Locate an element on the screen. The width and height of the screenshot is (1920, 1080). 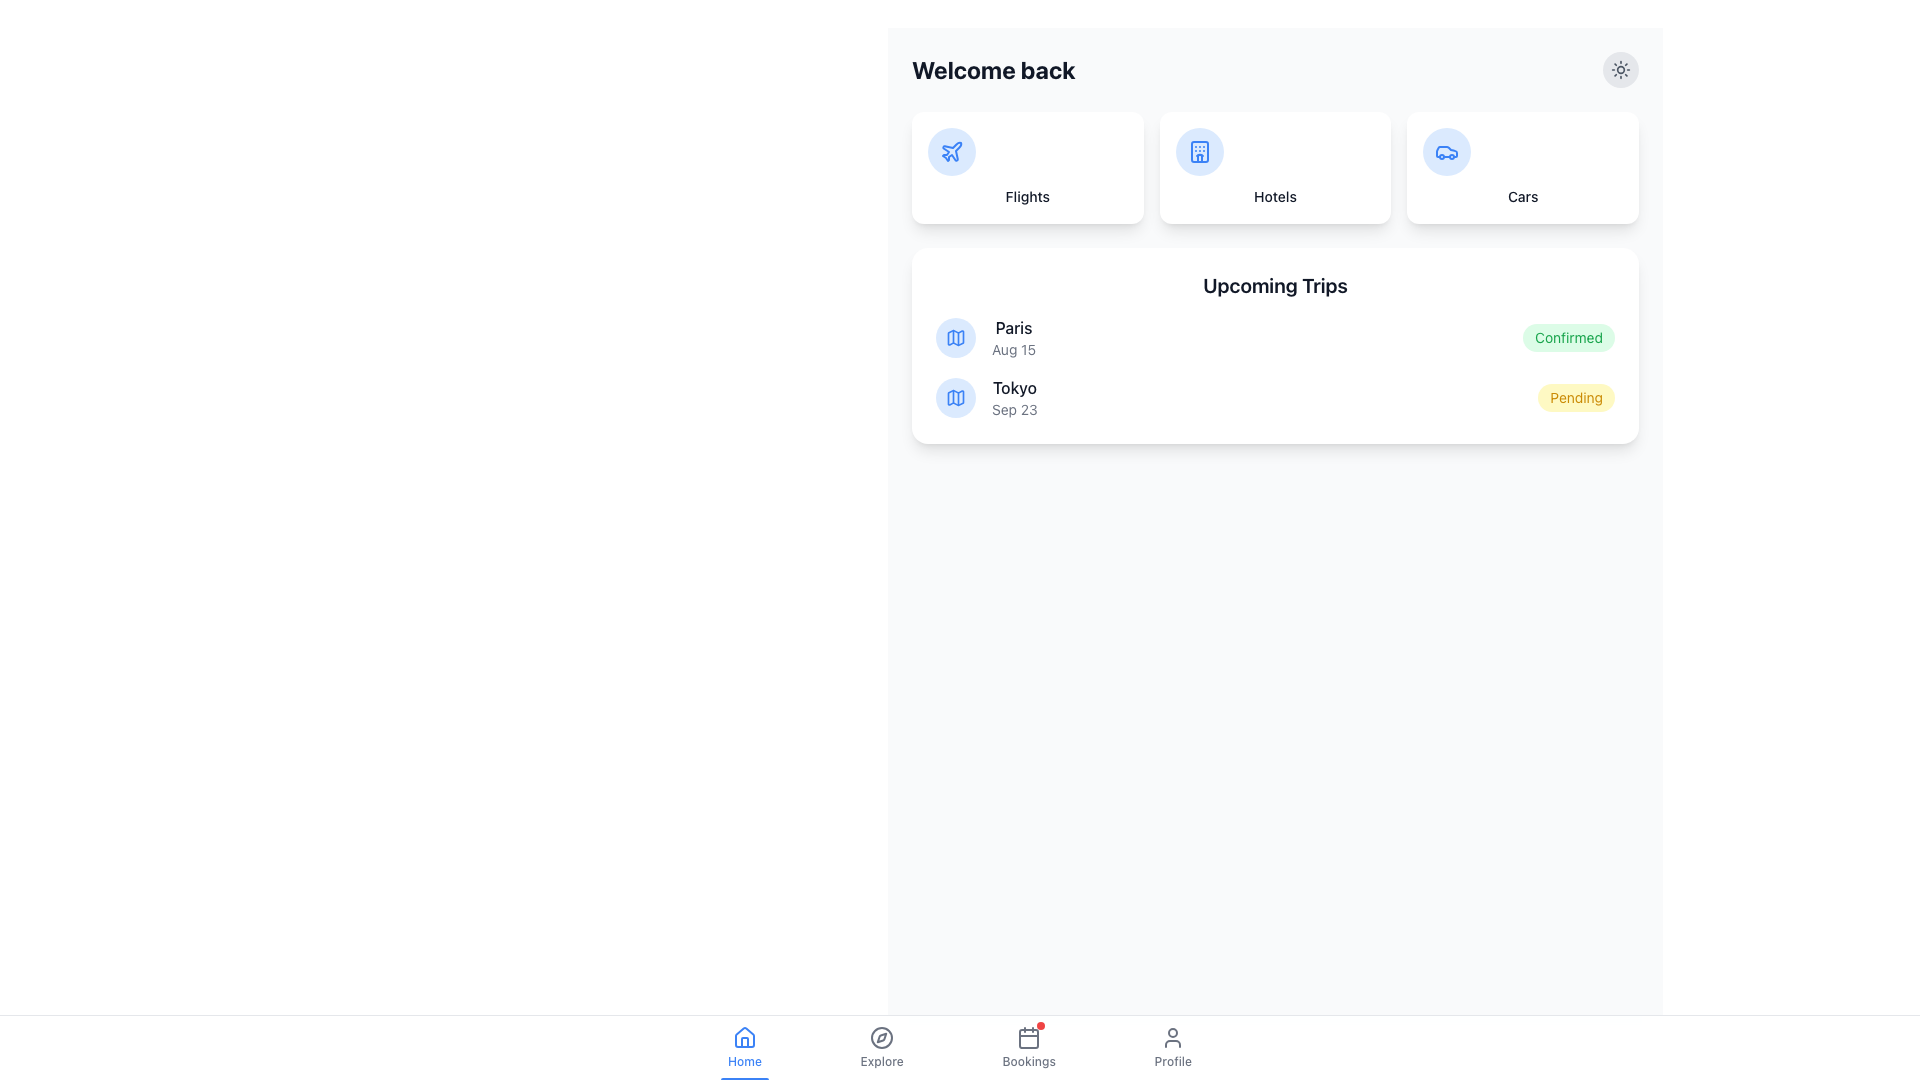
the plane icon, which is a blue SVG representation located in the top-left card titled 'Flights' is located at coordinates (951, 150).